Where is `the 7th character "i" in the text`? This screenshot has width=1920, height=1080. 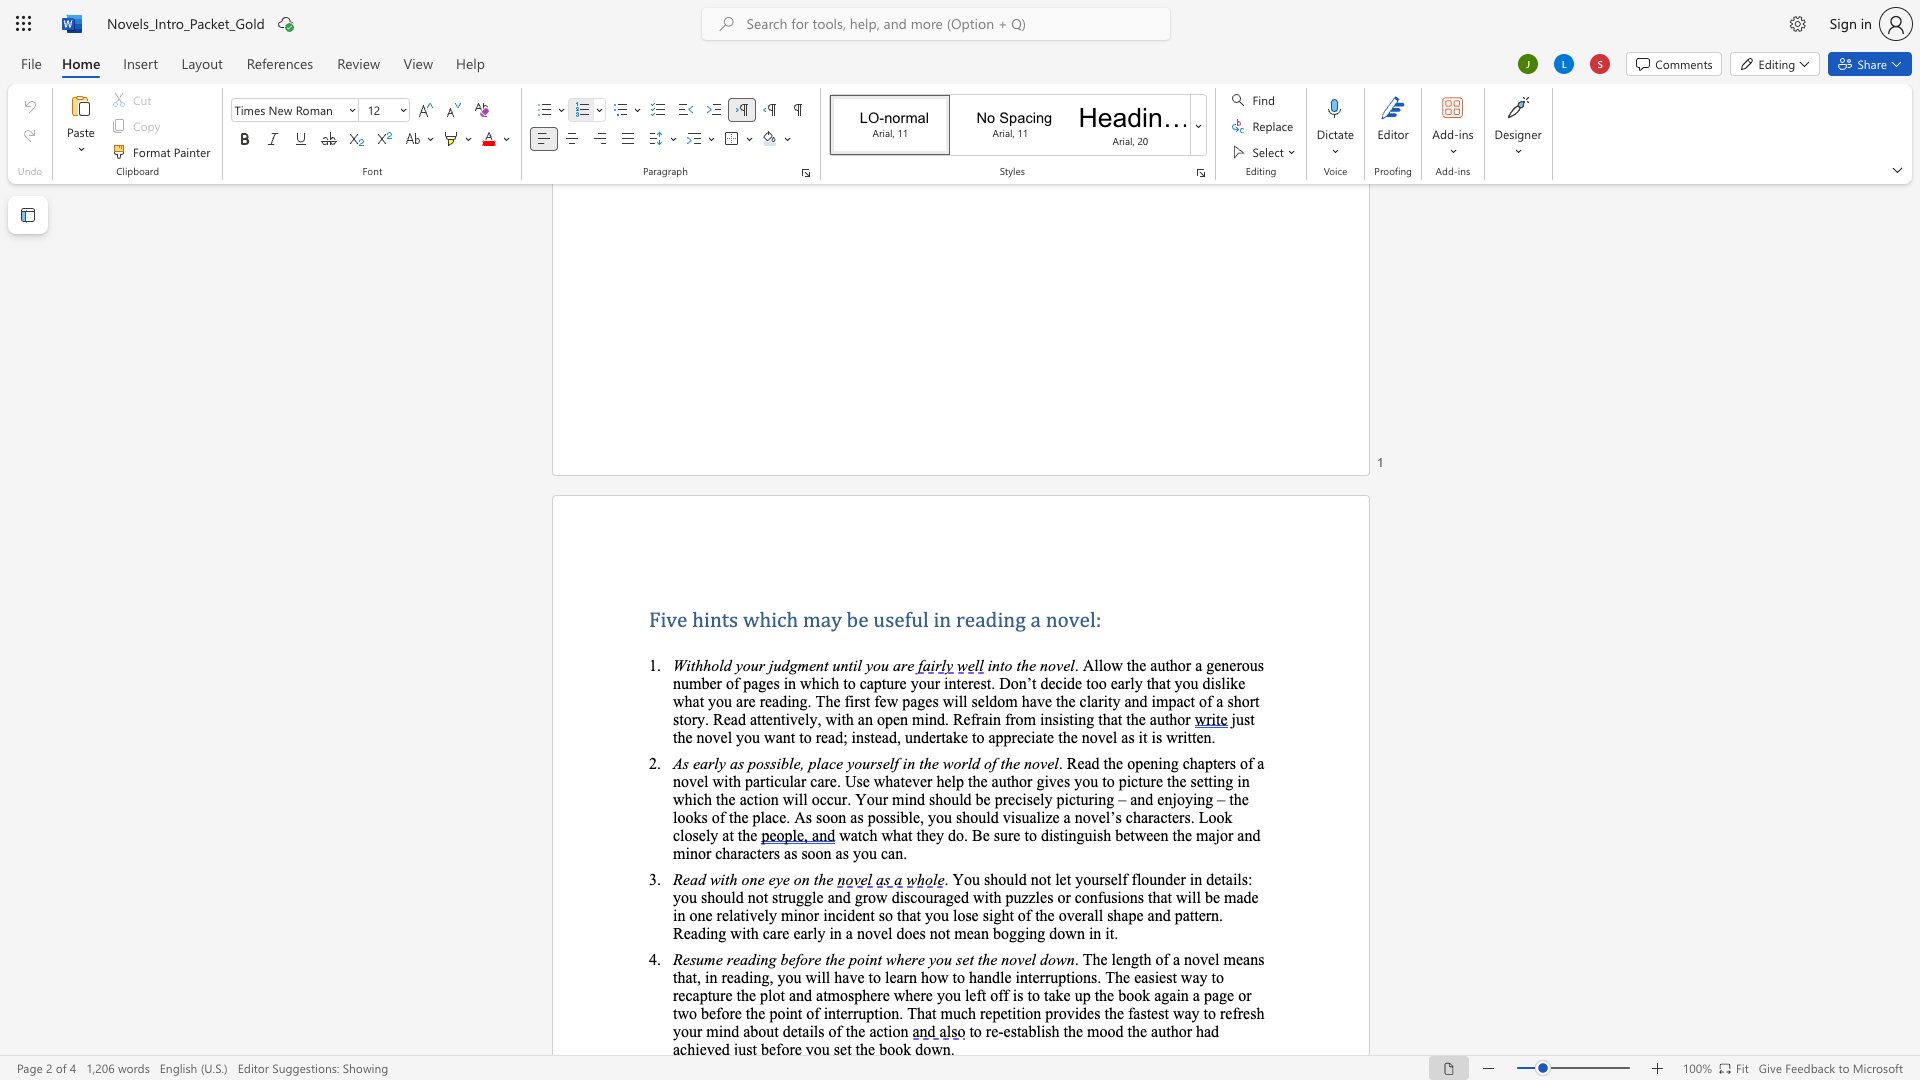
the 7th character "i" in the text is located at coordinates (1027, 933).